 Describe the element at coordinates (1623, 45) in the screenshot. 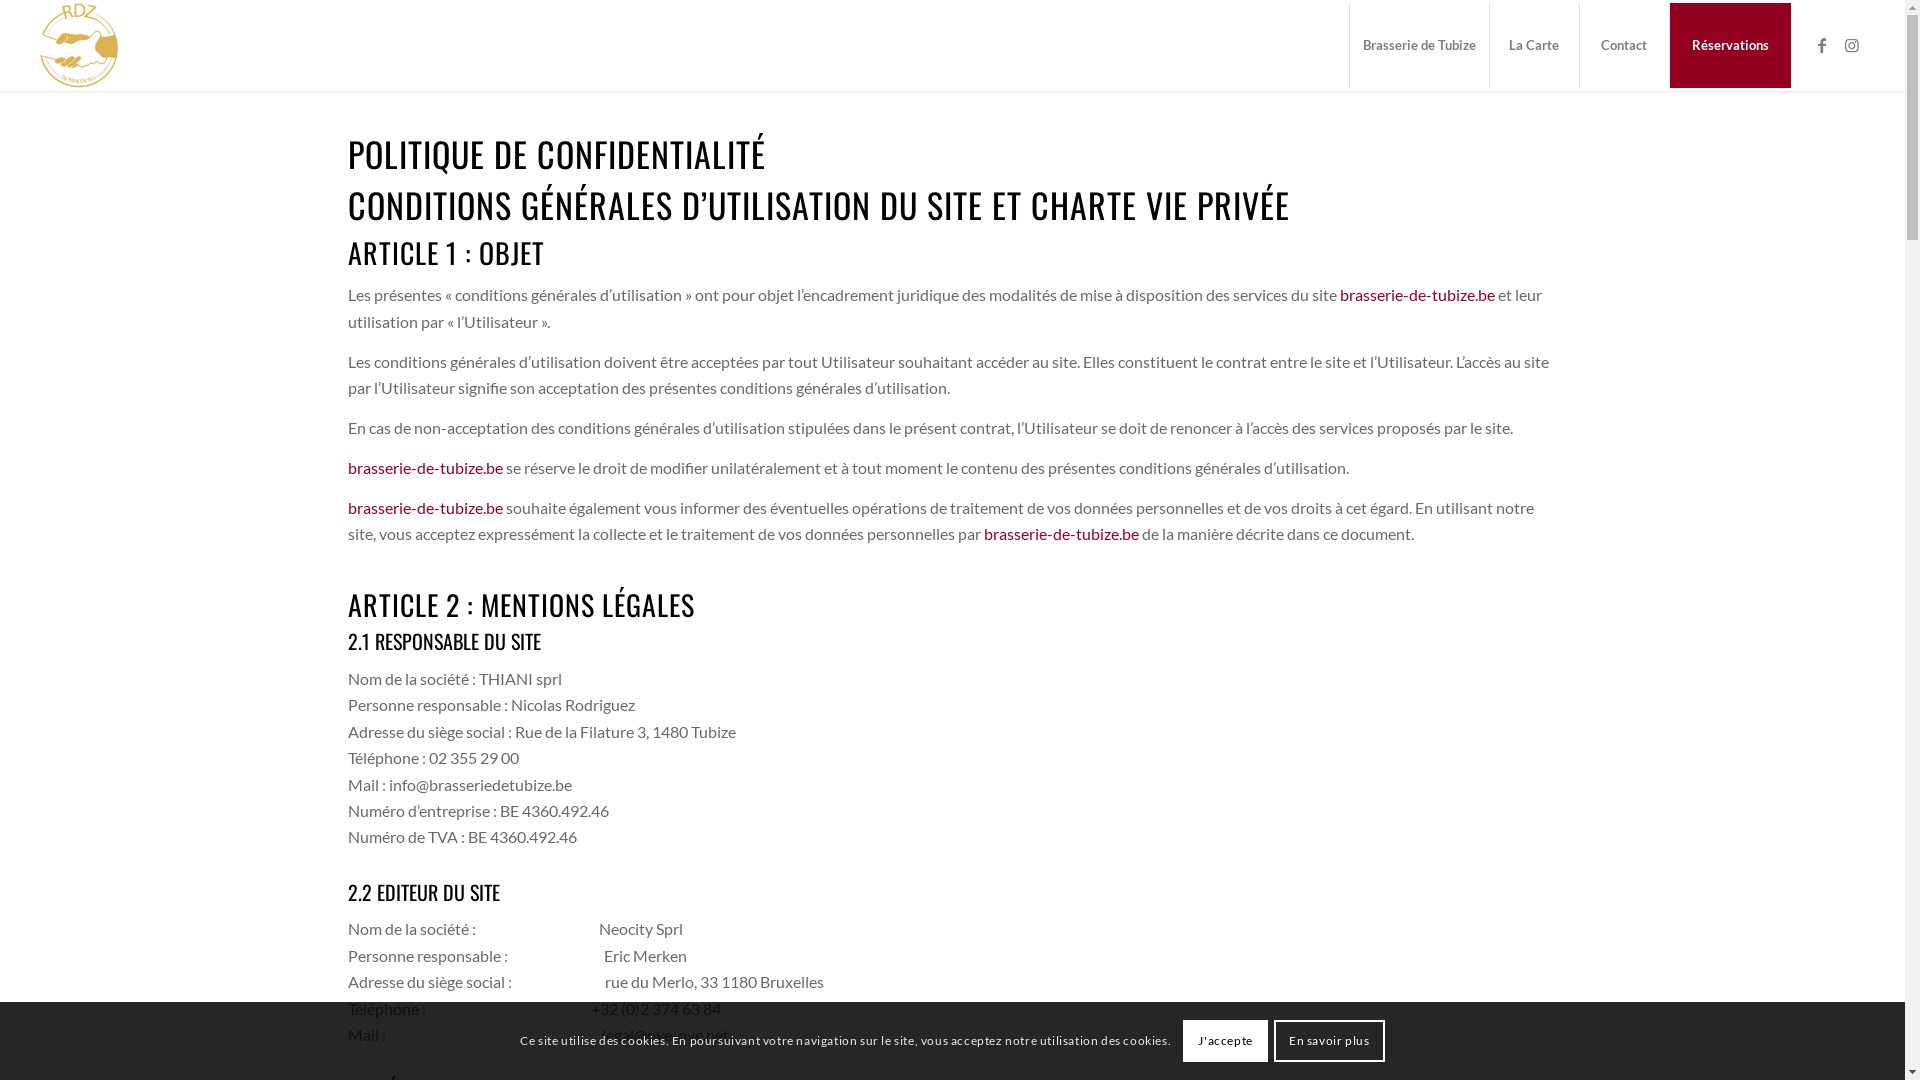

I see `'Contact'` at that location.